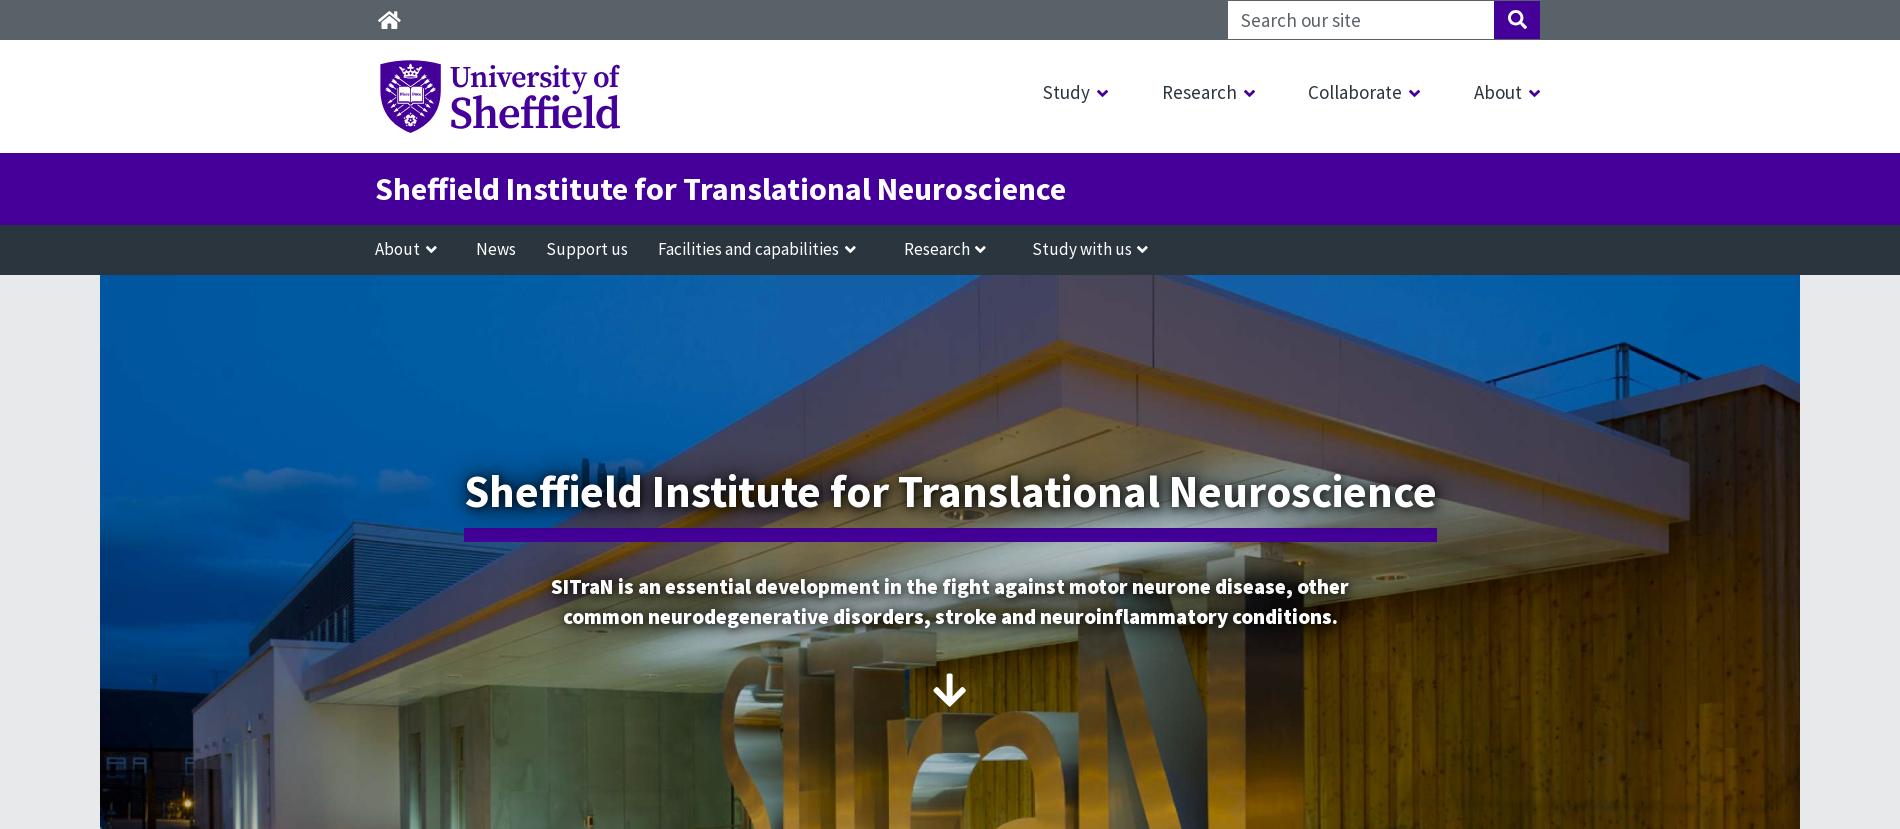 The image size is (1900, 829). I want to click on 'Facilities and capabilities', so click(747, 248).